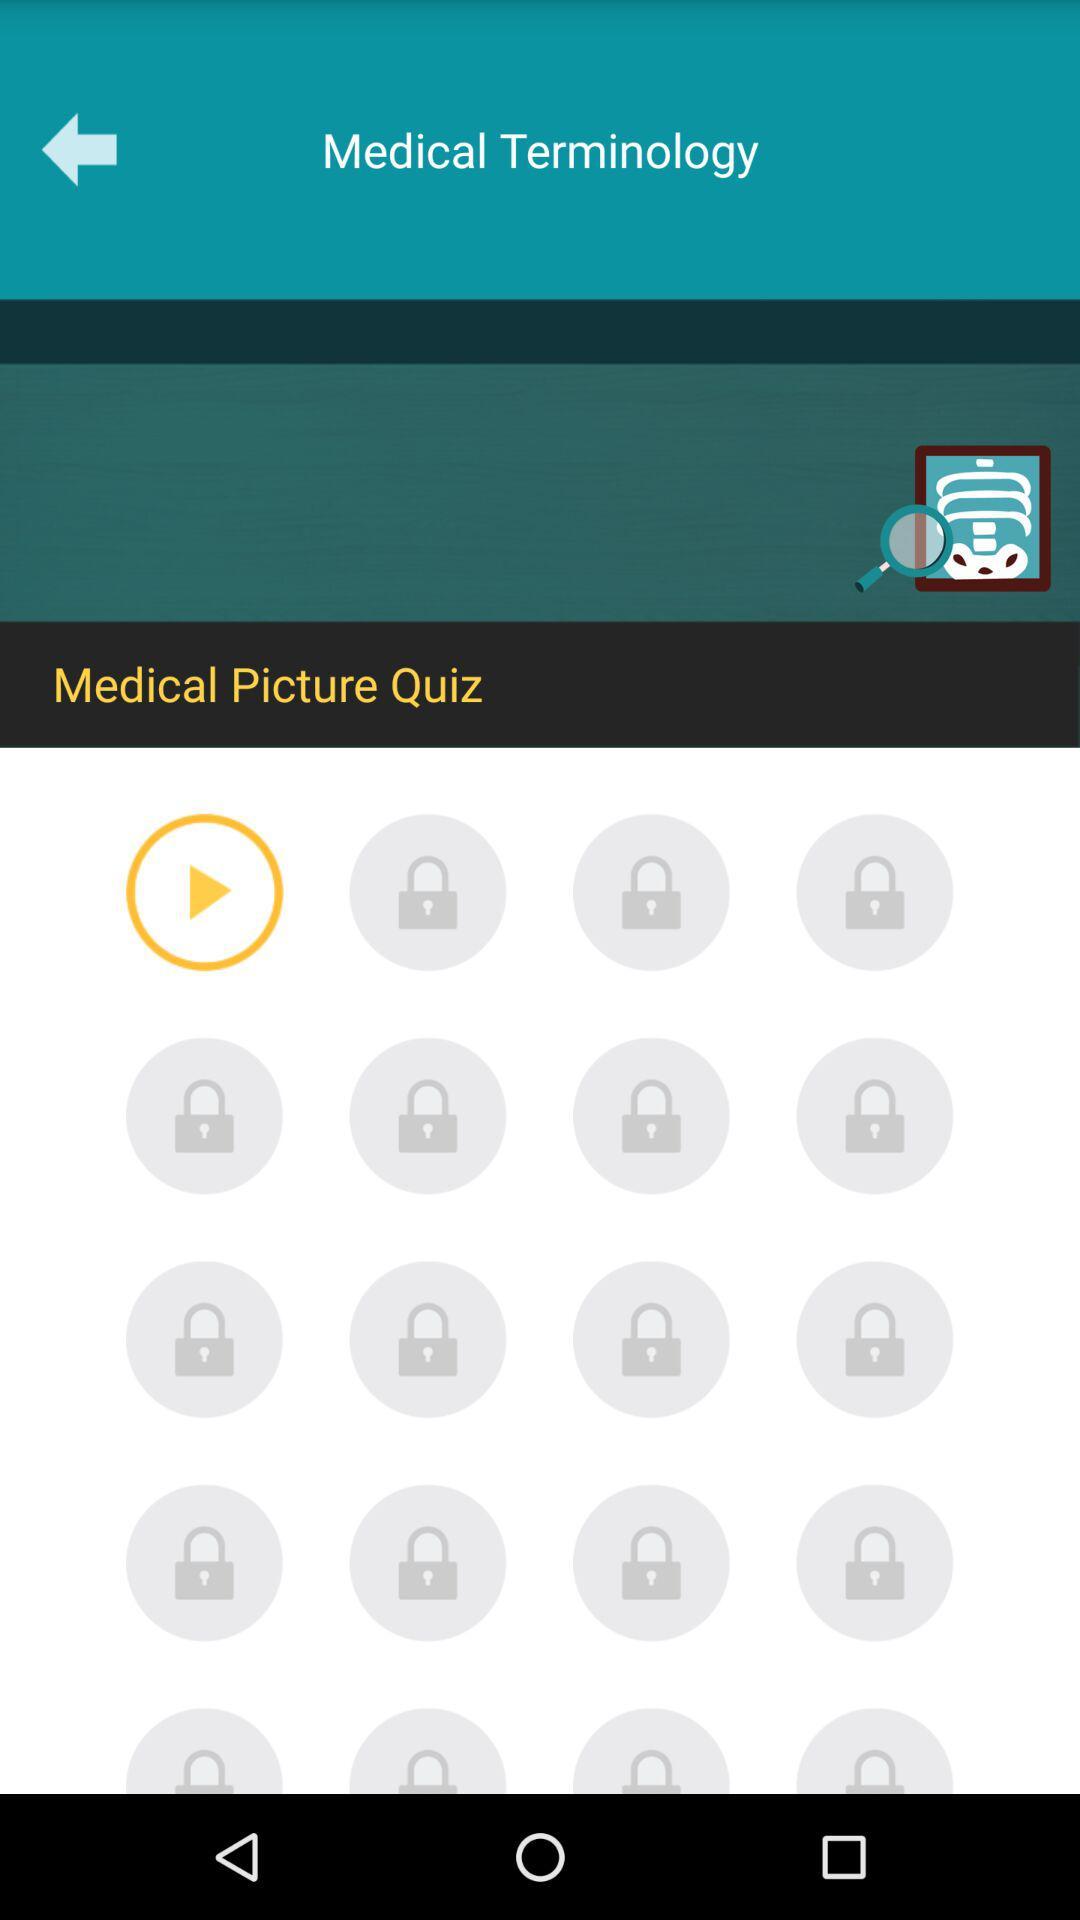  What do you see at coordinates (874, 1672) in the screenshot?
I see `the lock icon` at bounding box center [874, 1672].